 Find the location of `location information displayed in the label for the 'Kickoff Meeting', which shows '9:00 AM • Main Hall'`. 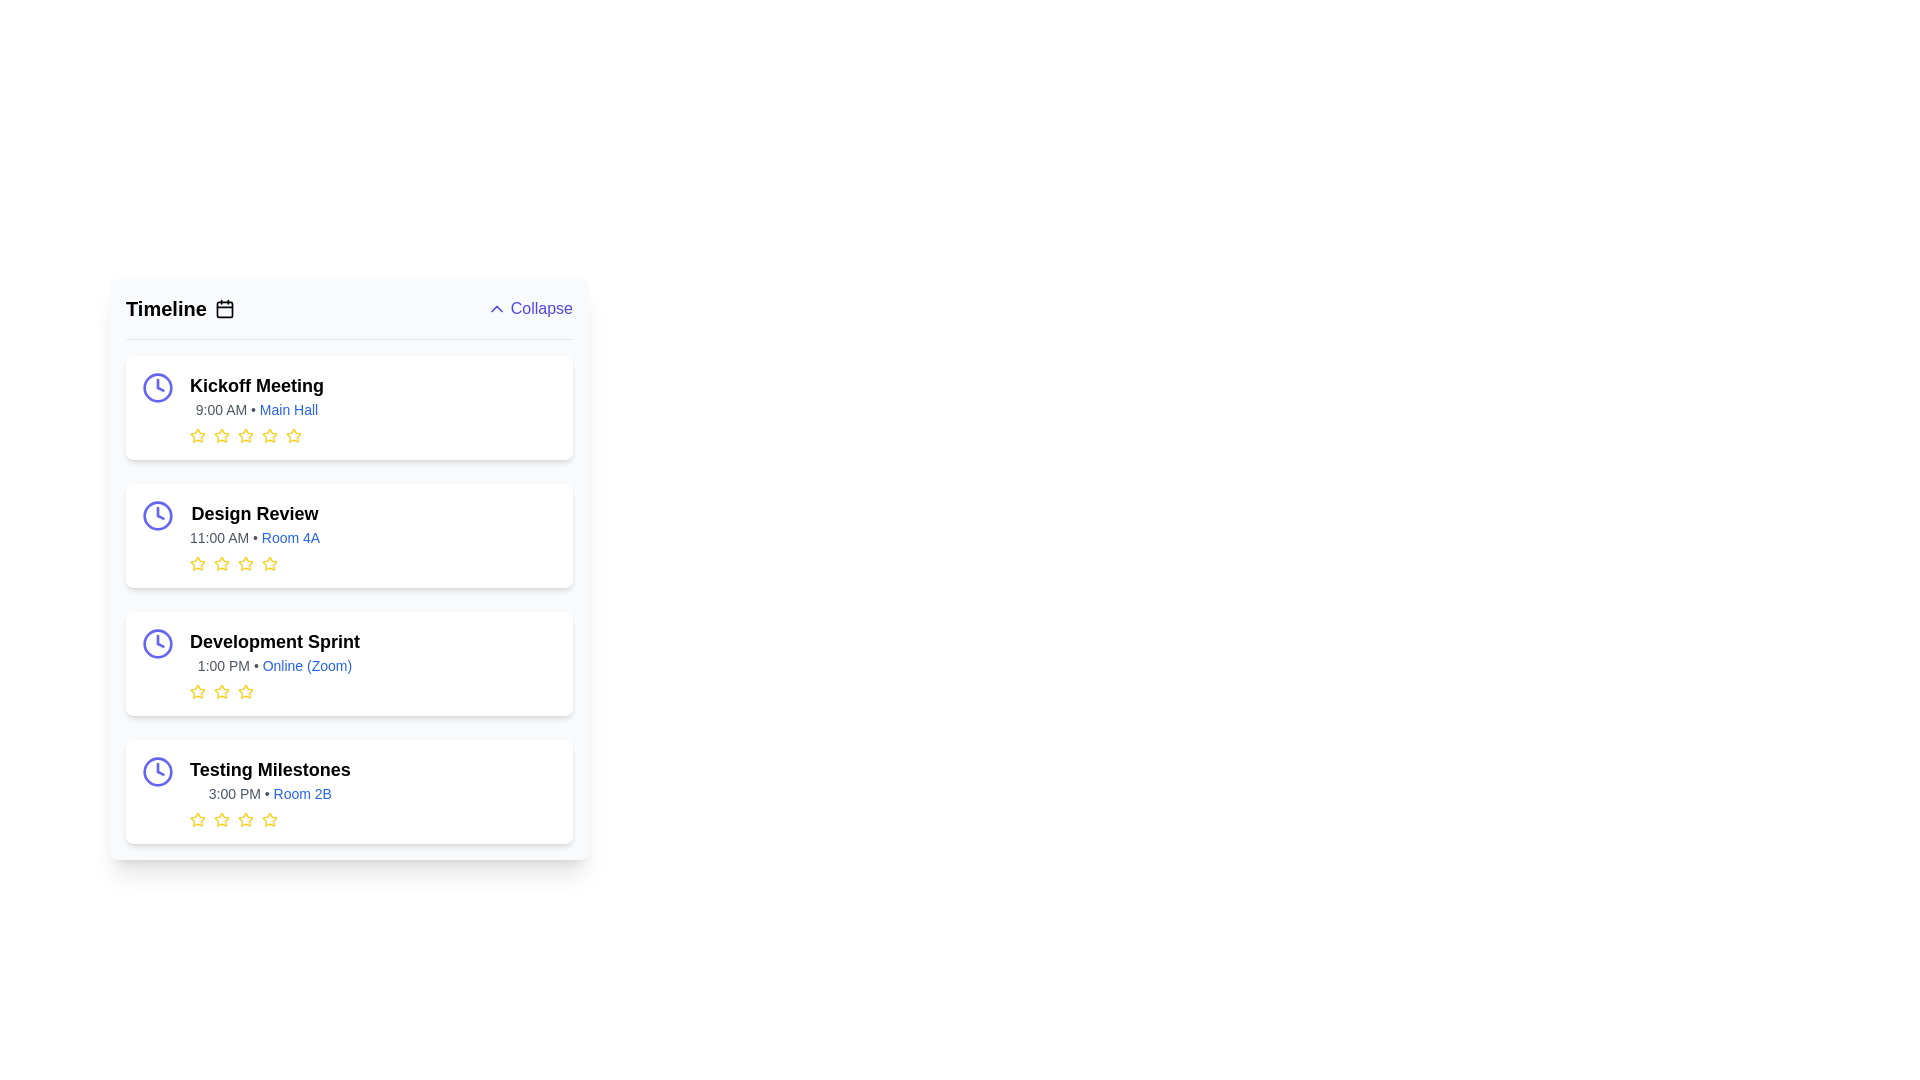

location information displayed in the label for the 'Kickoff Meeting', which shows '9:00 AM • Main Hall' is located at coordinates (287, 408).